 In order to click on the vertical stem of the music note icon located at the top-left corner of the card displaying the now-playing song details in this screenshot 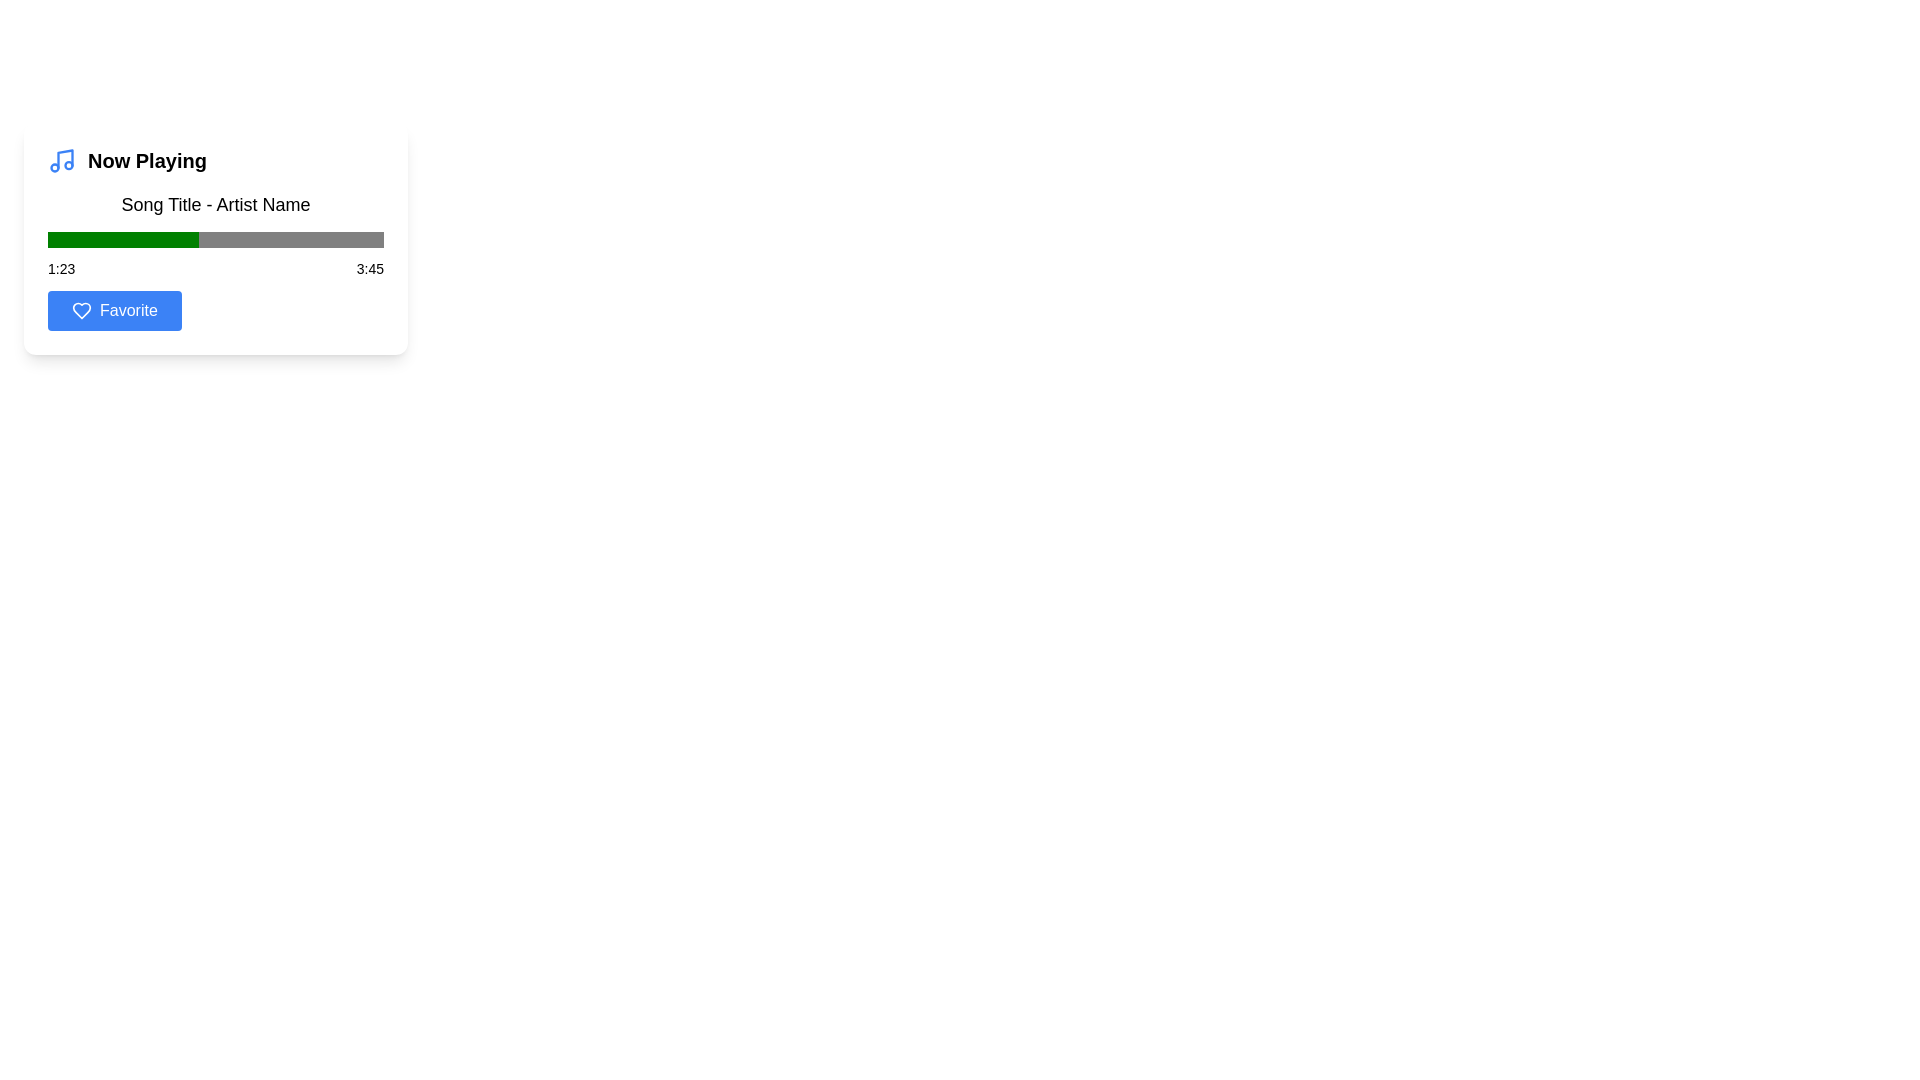, I will do `click(65, 158)`.